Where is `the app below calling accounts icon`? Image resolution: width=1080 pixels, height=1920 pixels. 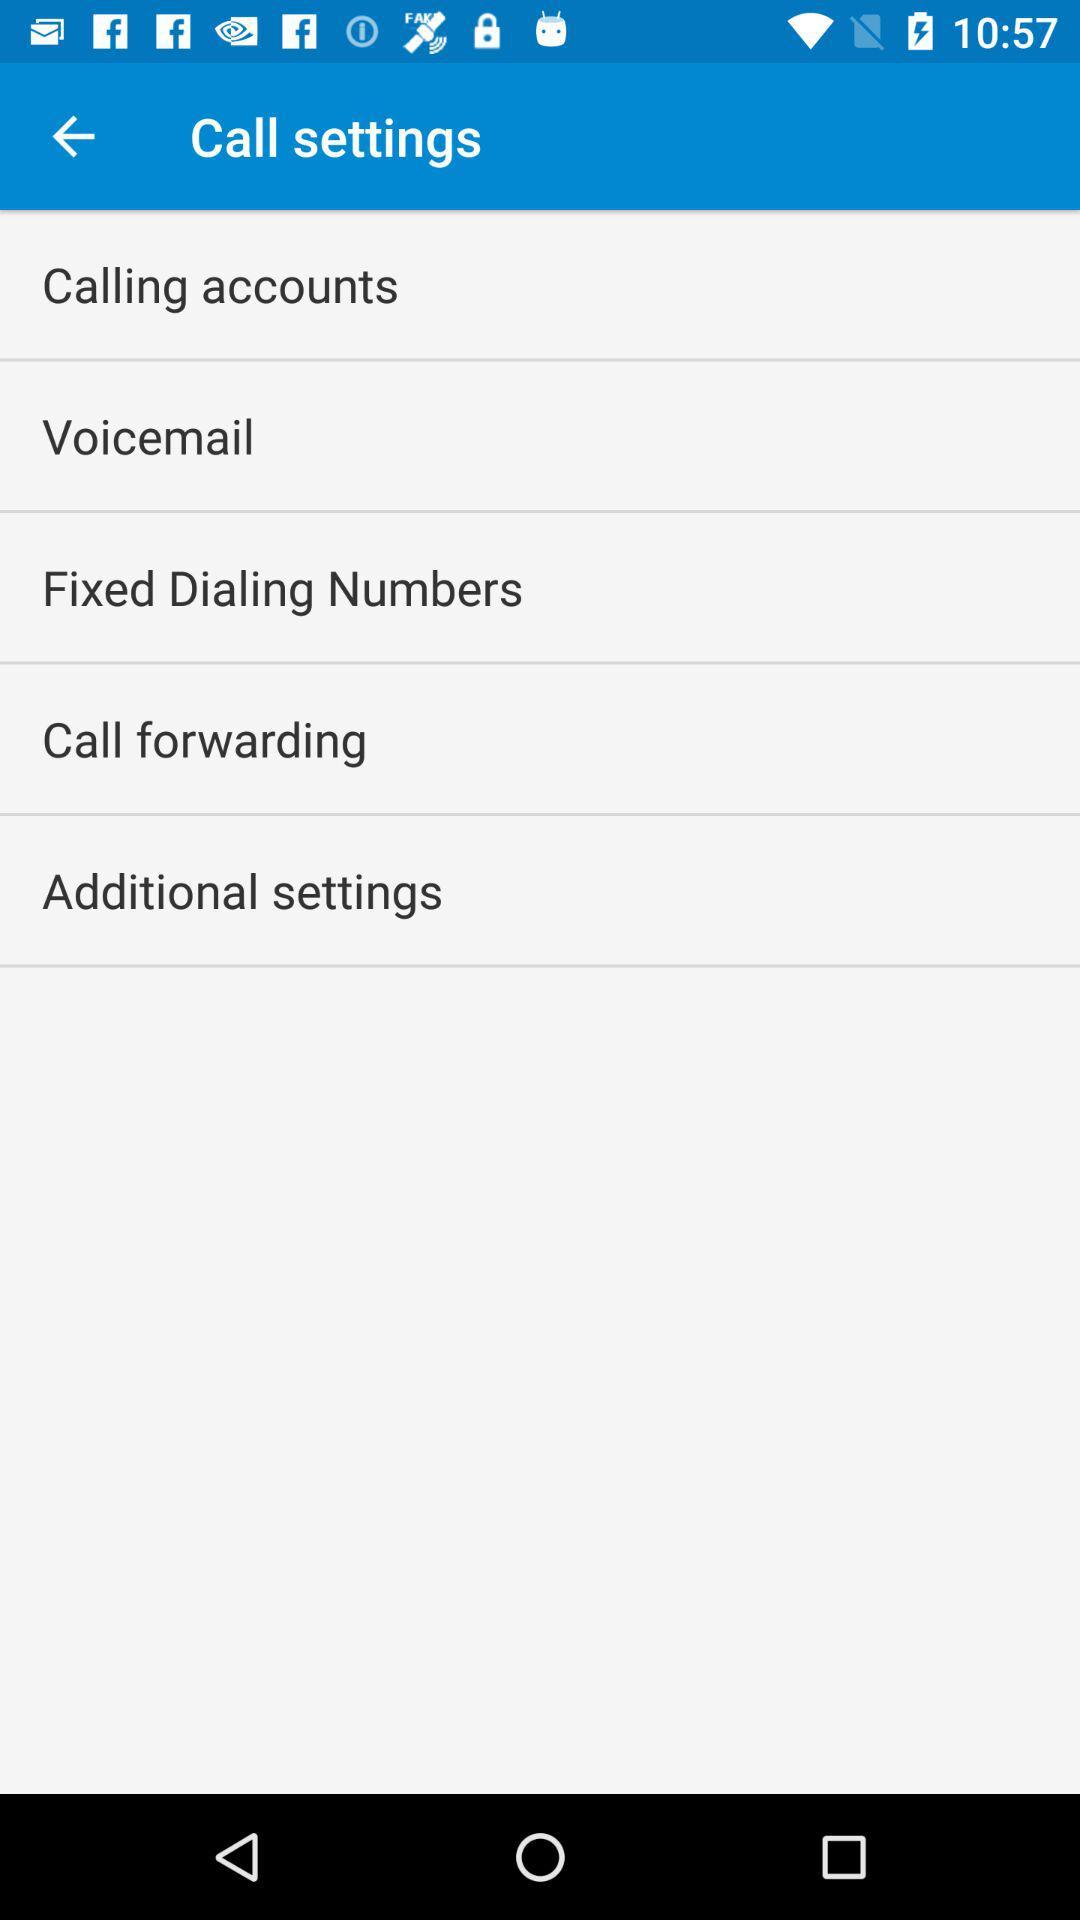 the app below calling accounts icon is located at coordinates (147, 434).